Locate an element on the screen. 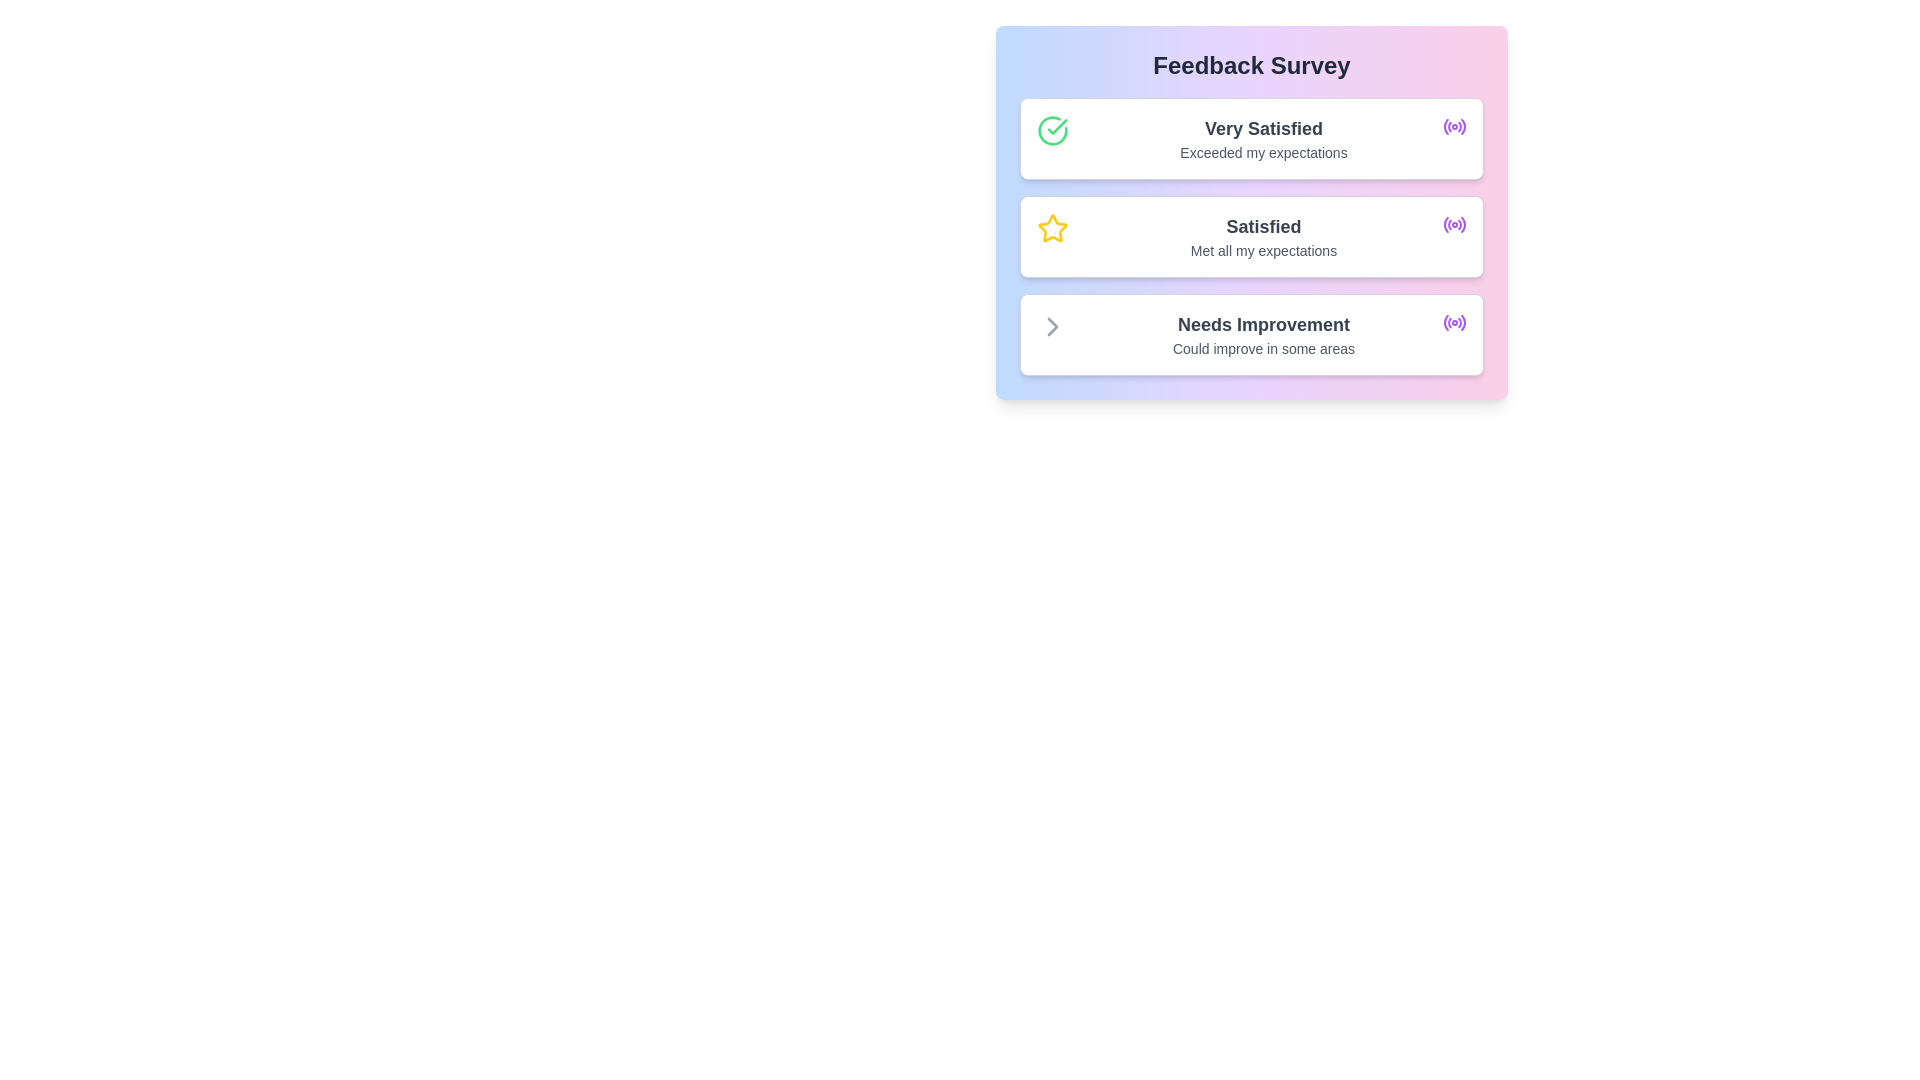 Image resolution: width=1920 pixels, height=1080 pixels. the decorative purple icon resembling a radio-like waveform symbol located to the right of the 'Satisfied' list item in the survey interface is located at coordinates (1454, 224).